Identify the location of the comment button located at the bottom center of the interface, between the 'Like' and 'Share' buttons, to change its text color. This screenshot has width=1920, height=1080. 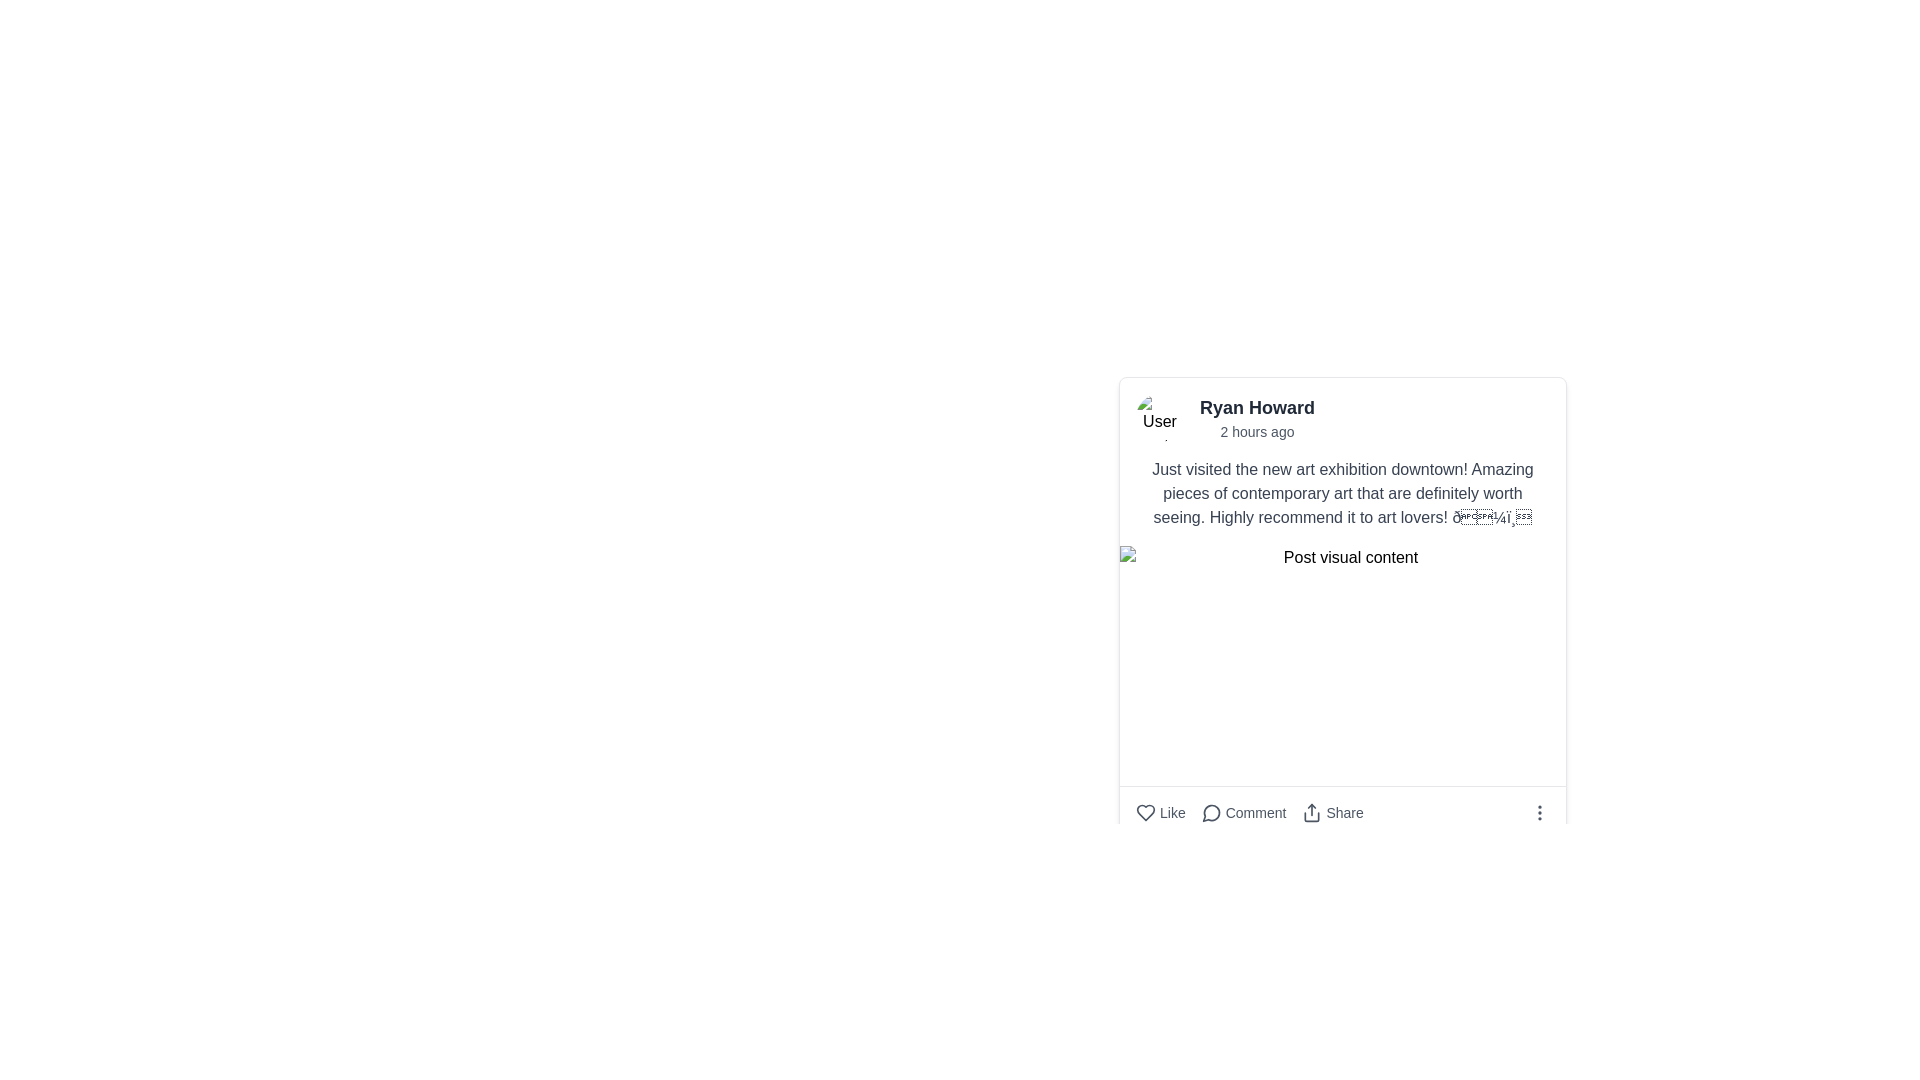
(1242, 813).